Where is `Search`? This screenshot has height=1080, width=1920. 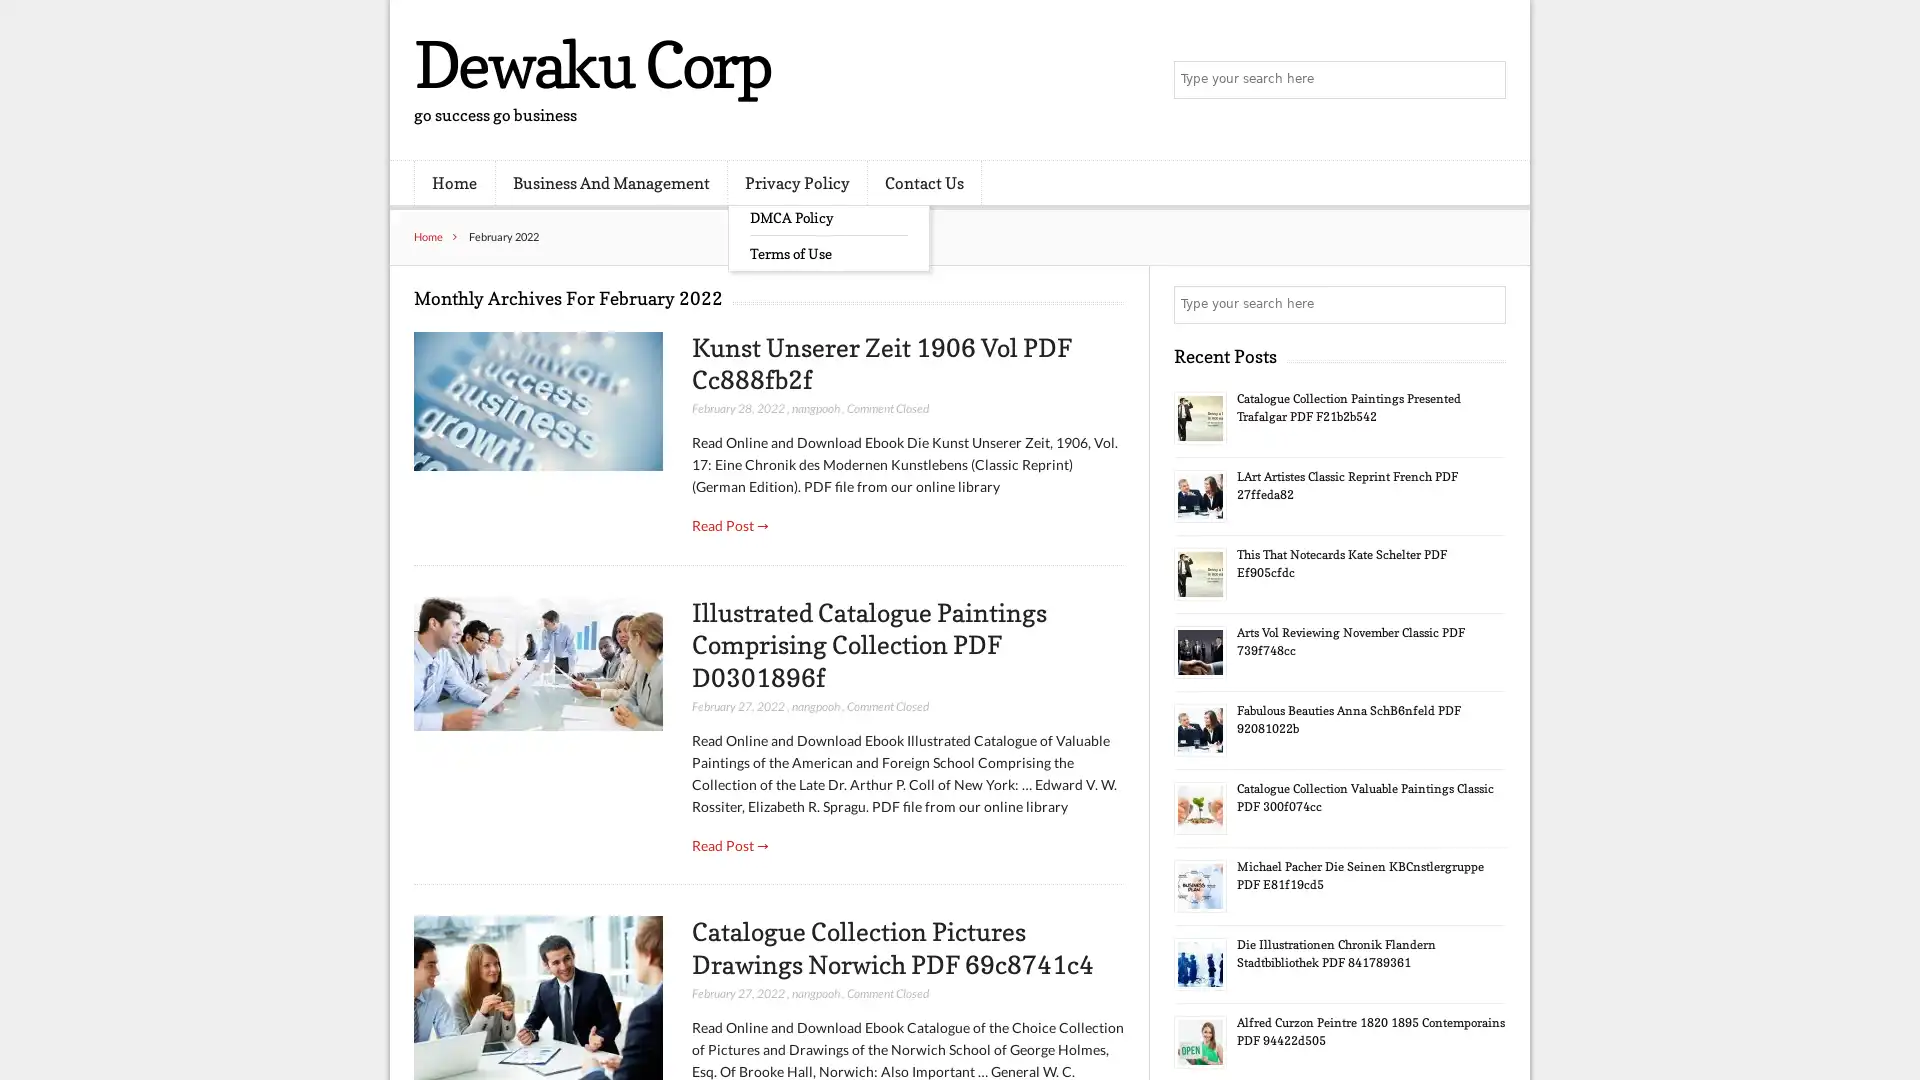
Search is located at coordinates (1485, 80).